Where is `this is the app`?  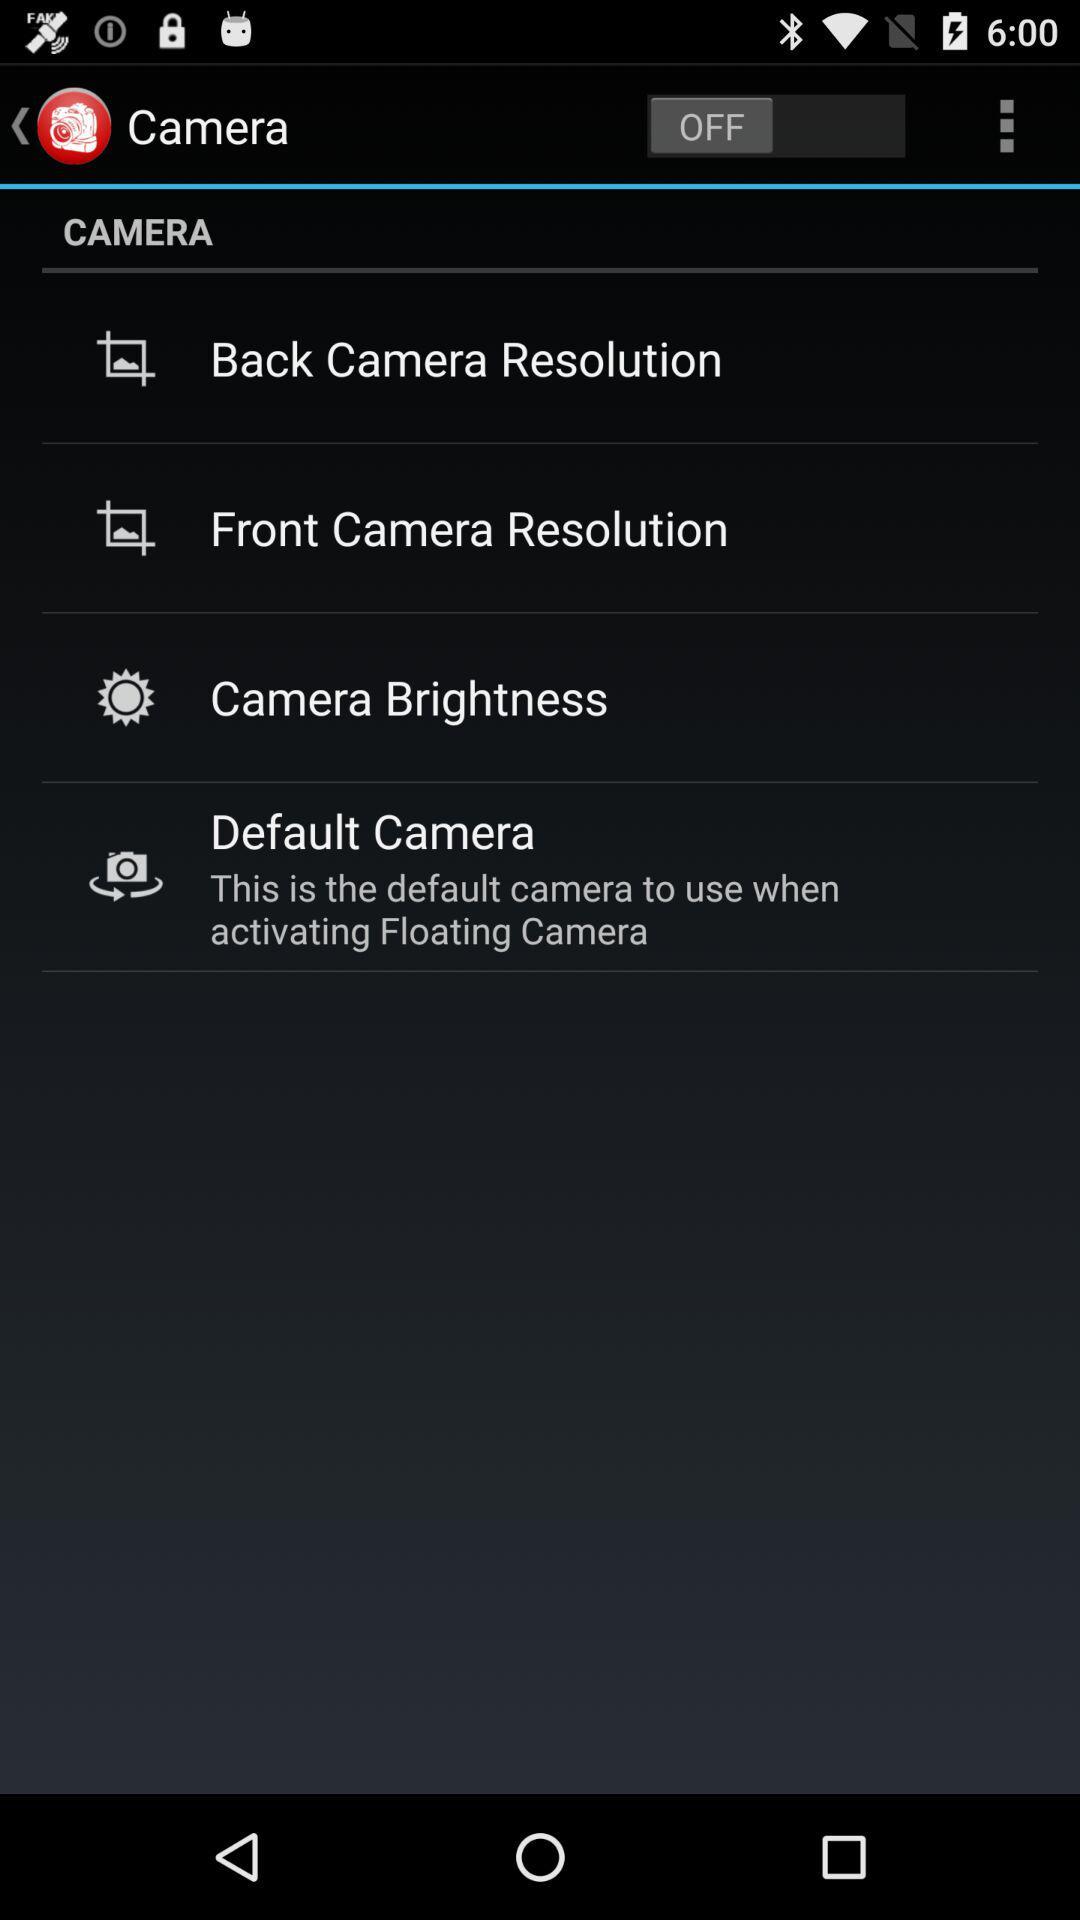
this is the app is located at coordinates (599, 907).